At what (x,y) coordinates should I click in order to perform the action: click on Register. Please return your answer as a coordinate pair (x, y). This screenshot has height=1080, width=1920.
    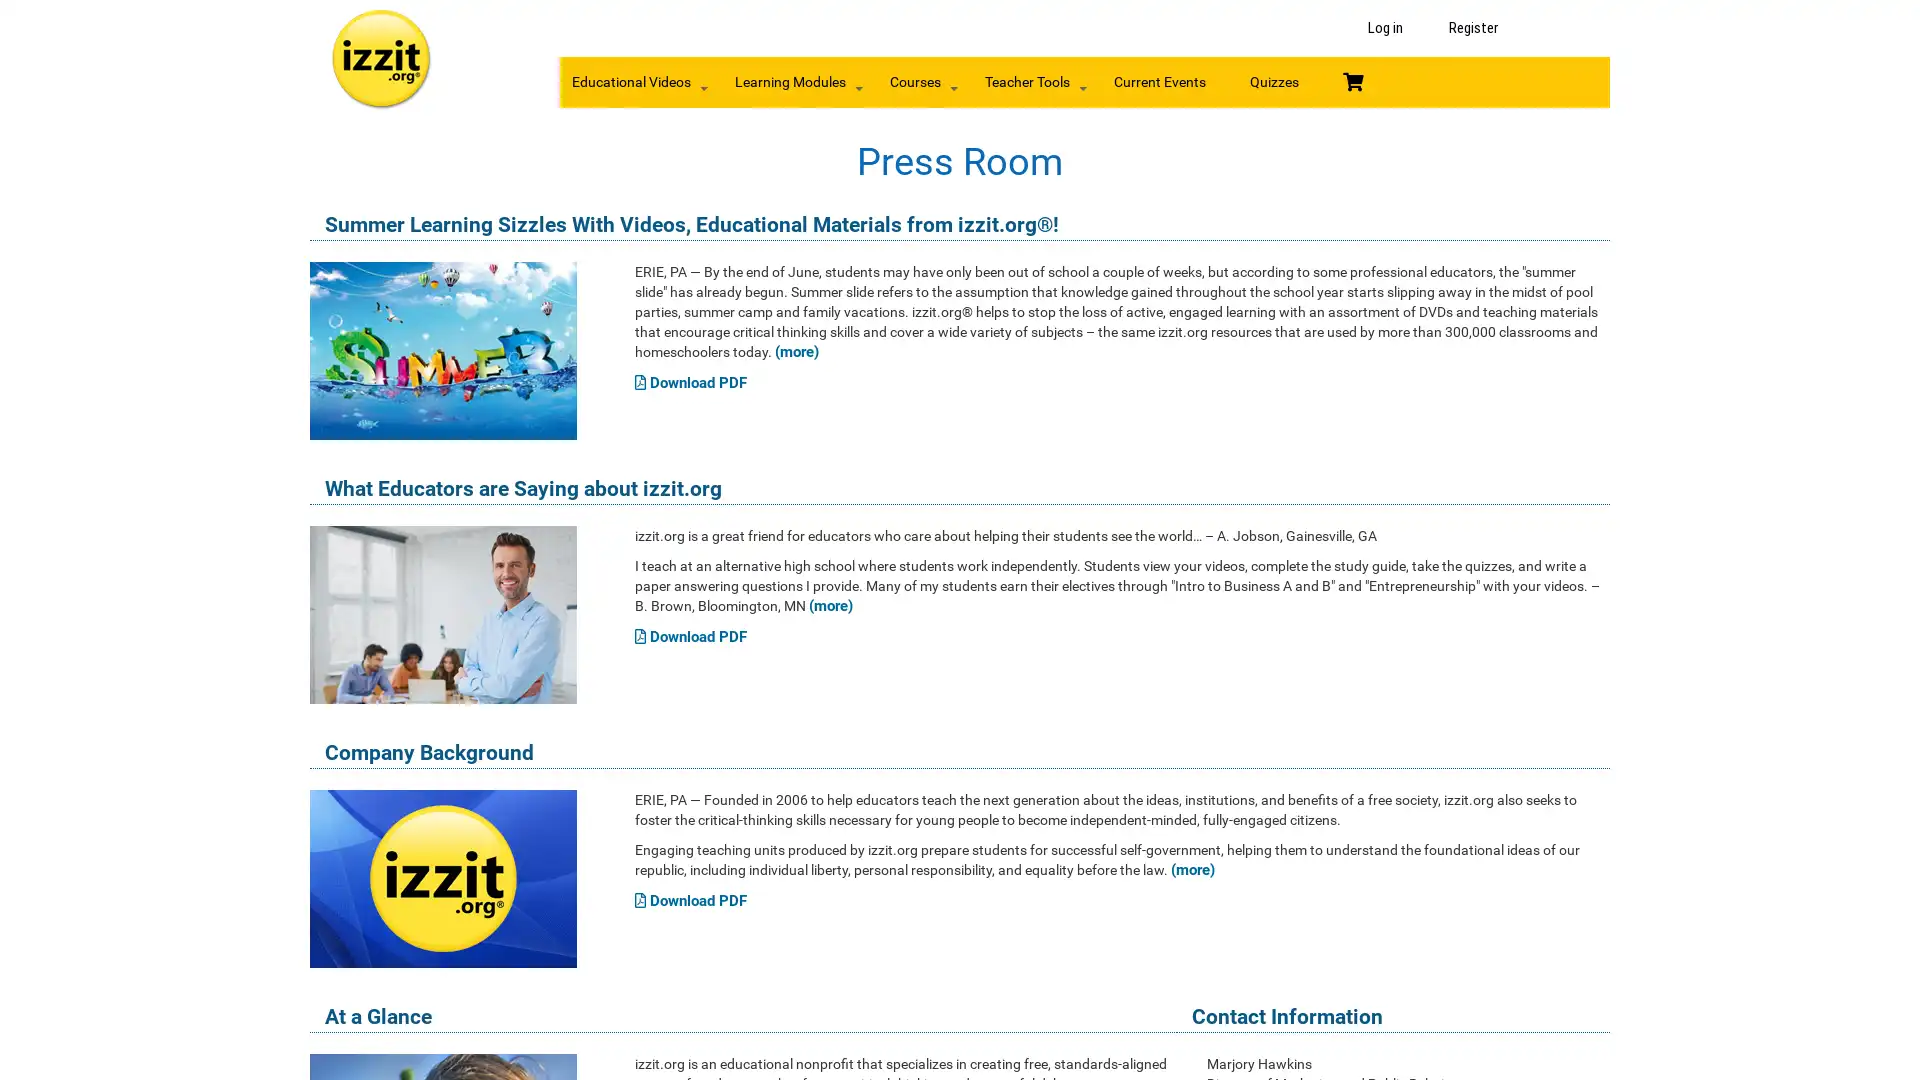
    Looking at the image, I should click on (1473, 28).